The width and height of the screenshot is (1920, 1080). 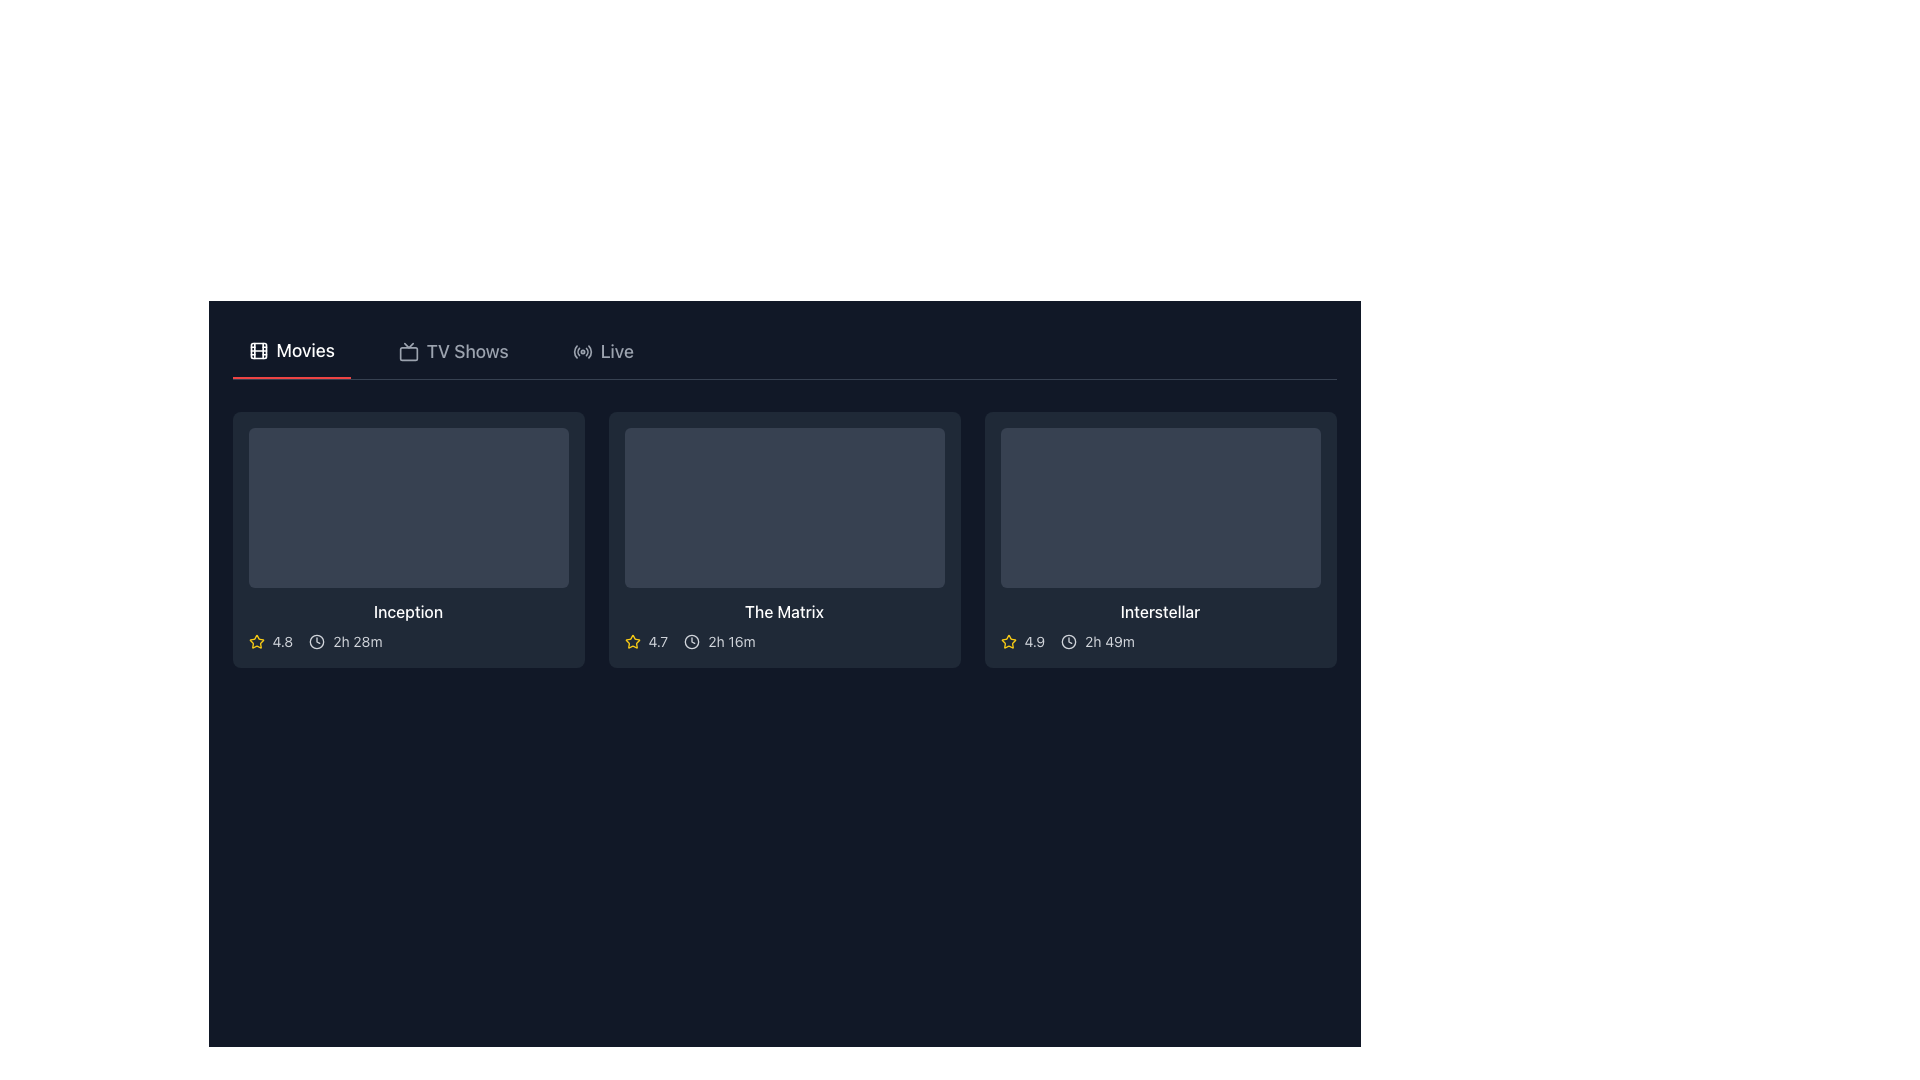 What do you see at coordinates (581, 350) in the screenshot?
I see `the visual details of the 'Live' feature icon located in the top navigation bar, positioned between the 'TV Shows' and 'Movies' buttons` at bounding box center [581, 350].